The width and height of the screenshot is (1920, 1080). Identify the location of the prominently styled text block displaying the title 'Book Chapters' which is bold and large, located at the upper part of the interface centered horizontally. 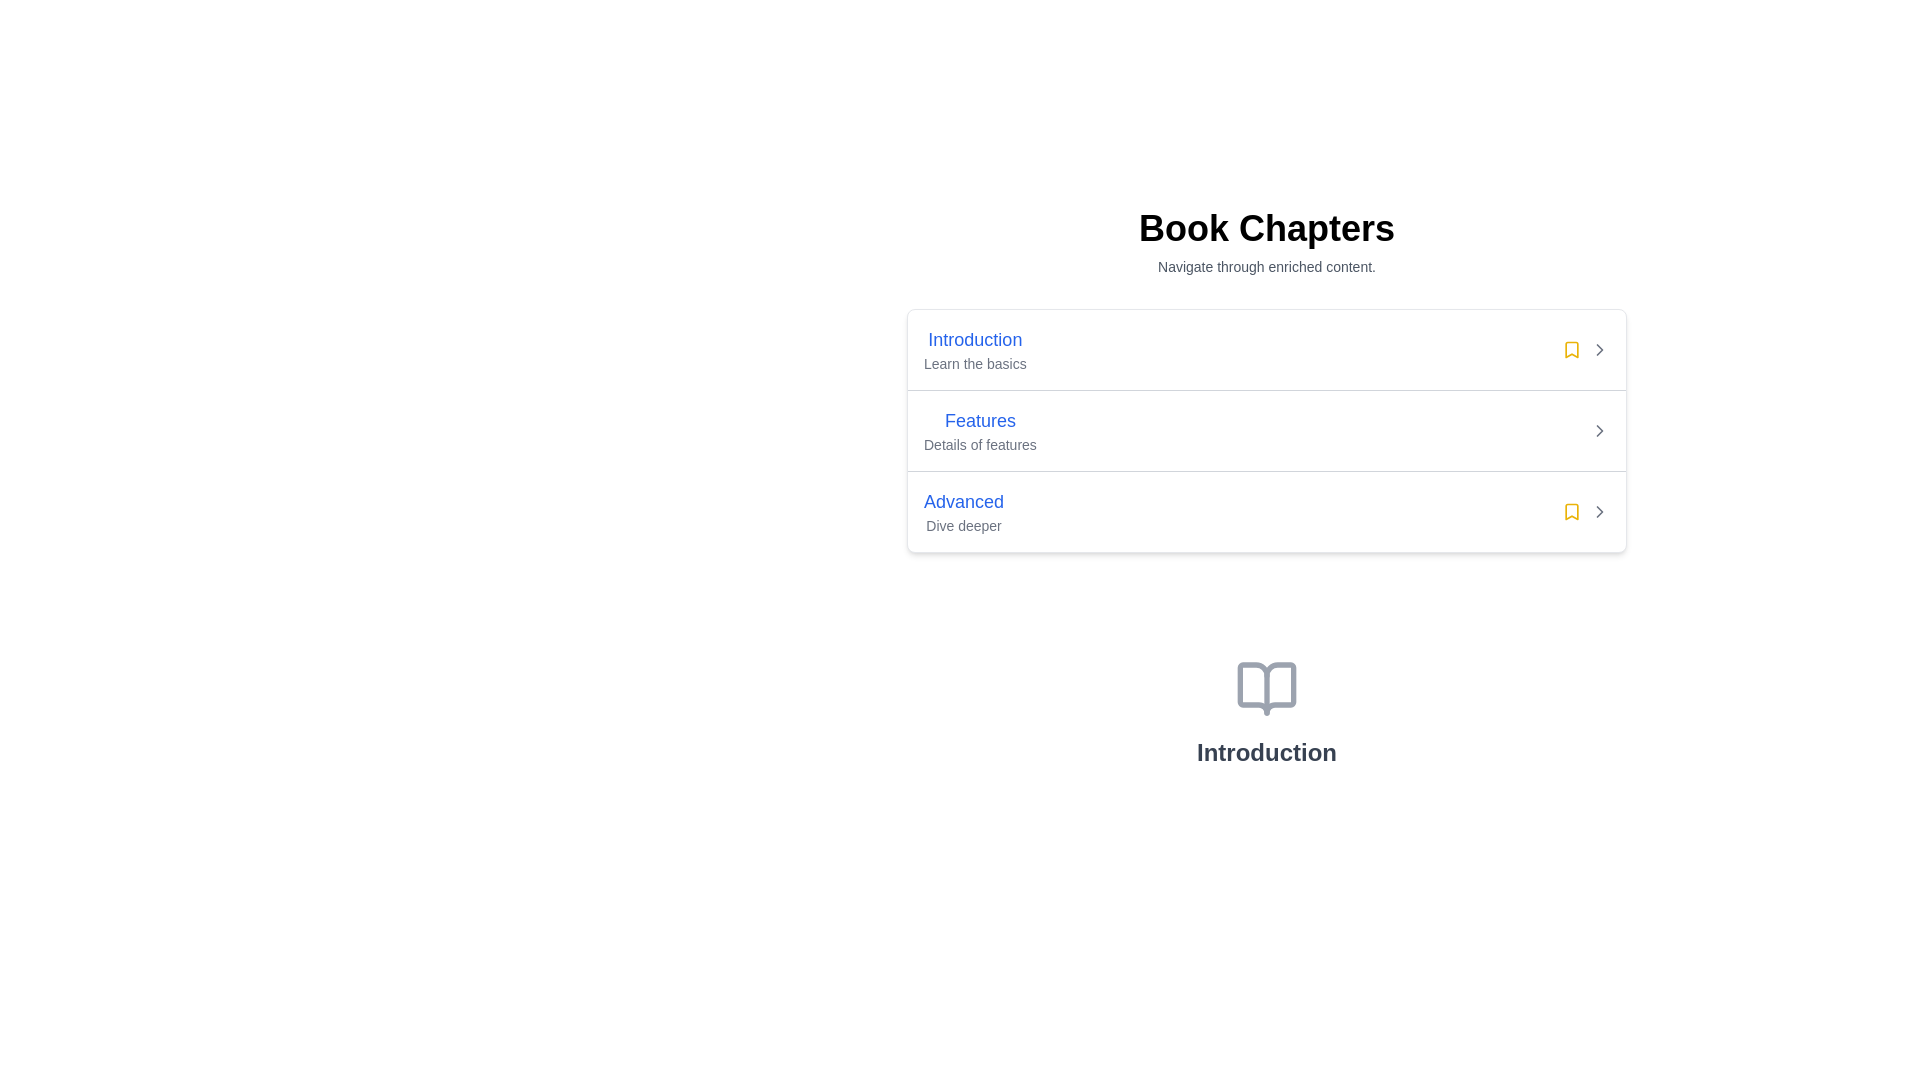
(1266, 227).